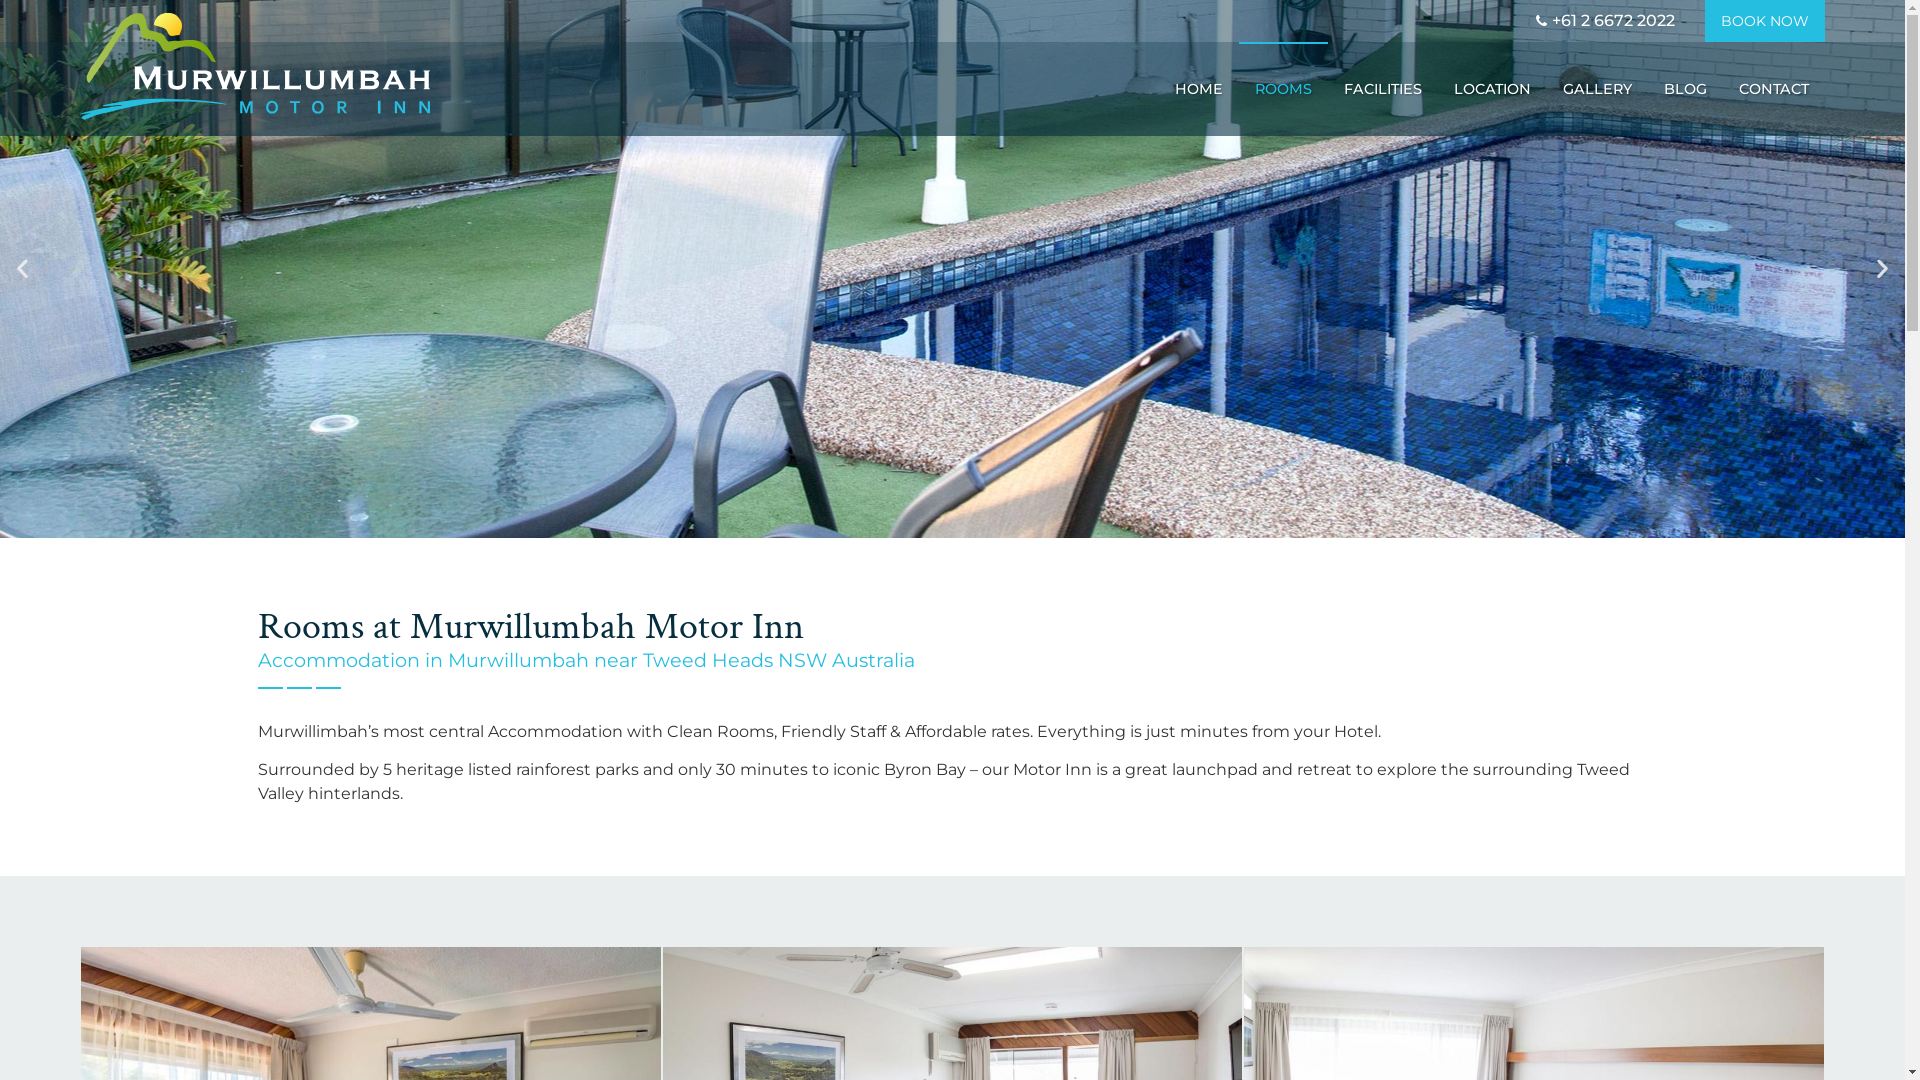 The image size is (1920, 1080). What do you see at coordinates (1603, 20) in the screenshot?
I see `'+61 2 6672 2022'` at bounding box center [1603, 20].